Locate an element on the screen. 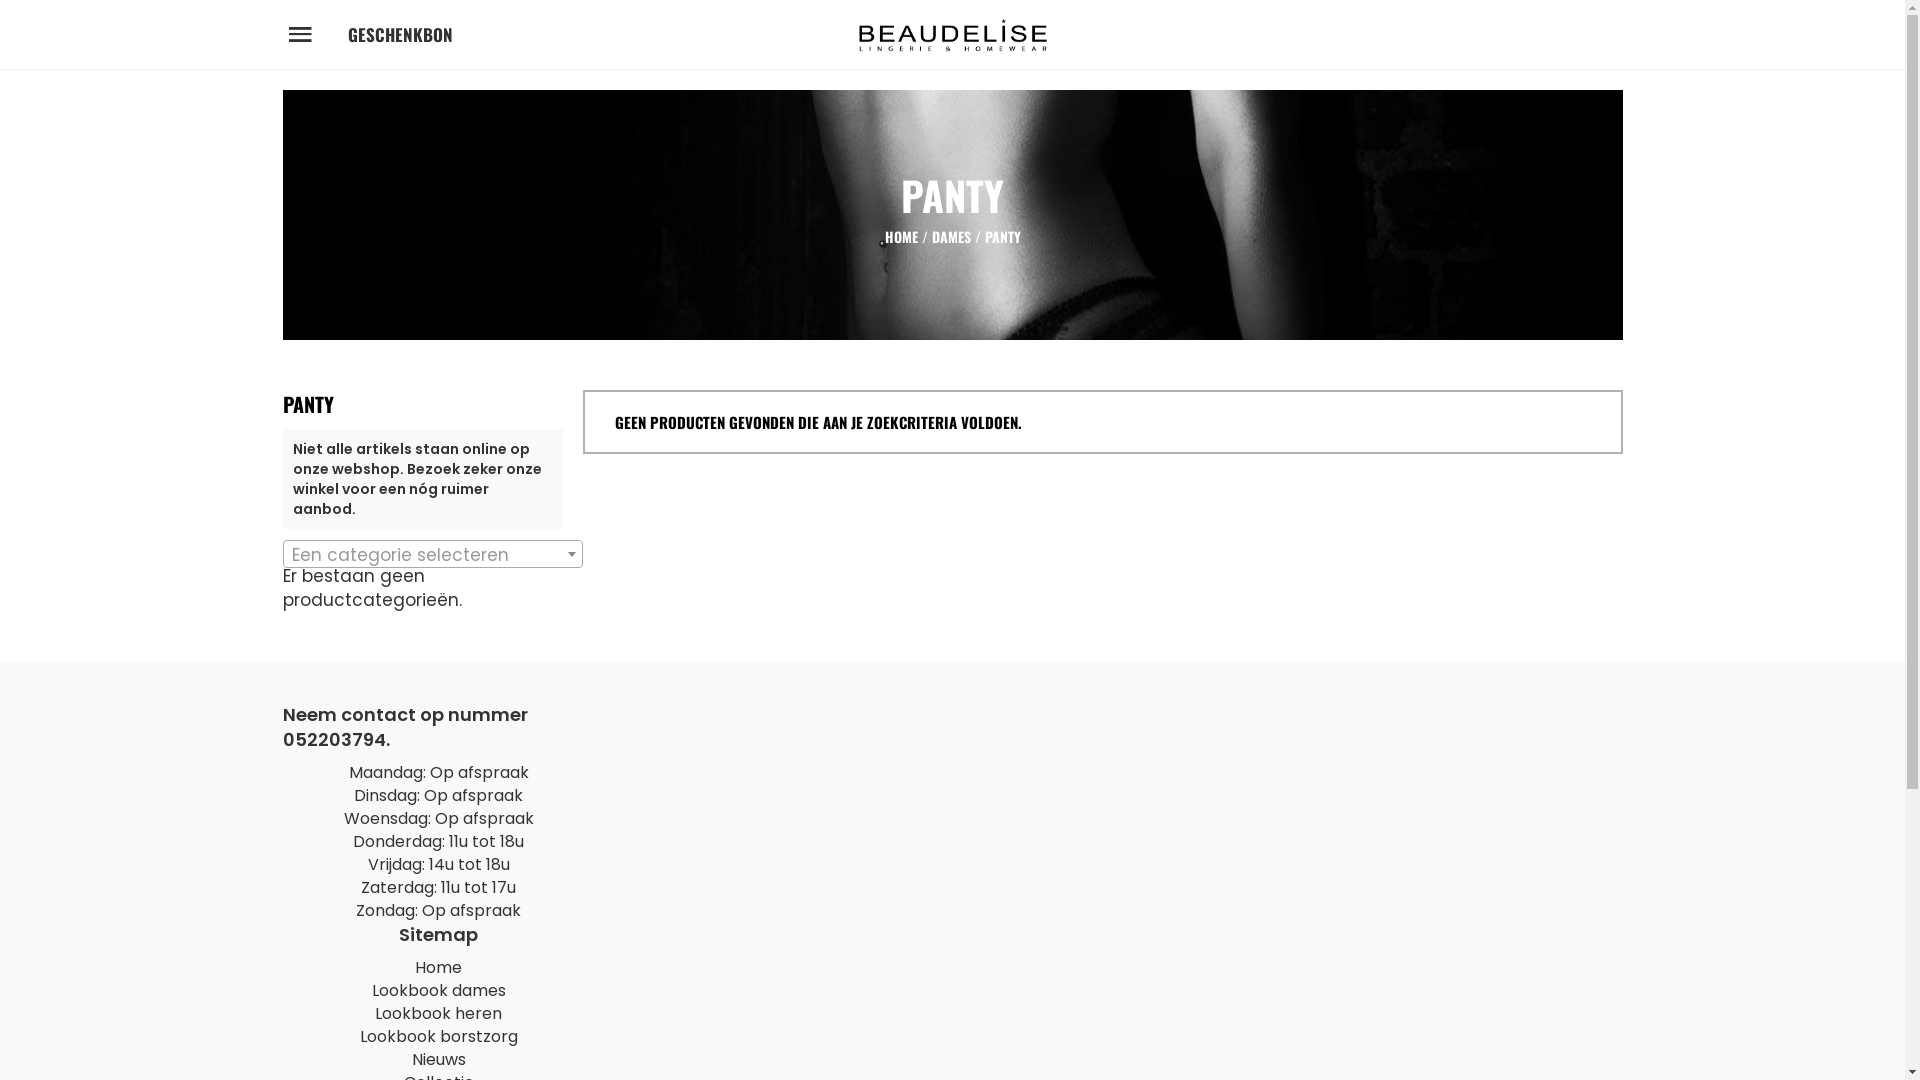 The height and width of the screenshot is (1080, 1920). 'HOME' is located at coordinates (899, 235).